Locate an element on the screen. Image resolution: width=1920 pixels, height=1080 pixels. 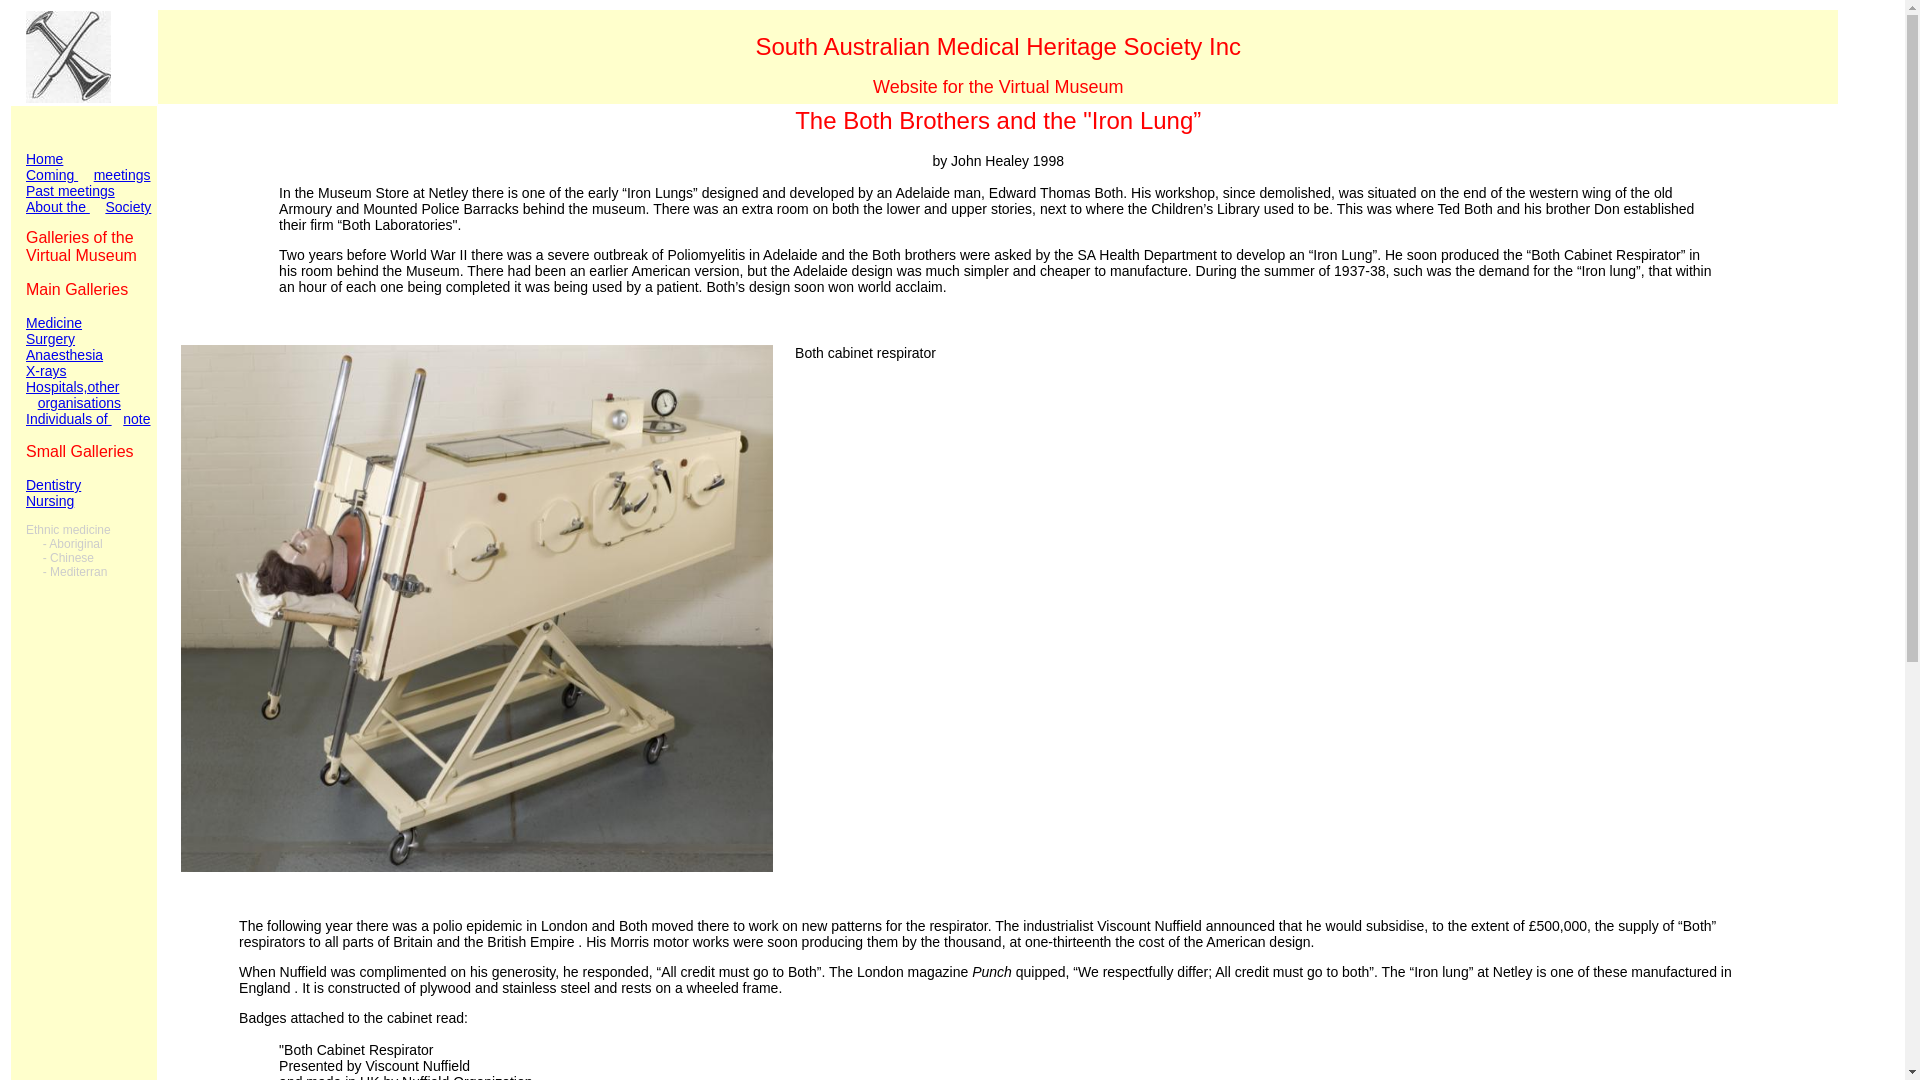
'X-rays' is located at coordinates (46, 370).